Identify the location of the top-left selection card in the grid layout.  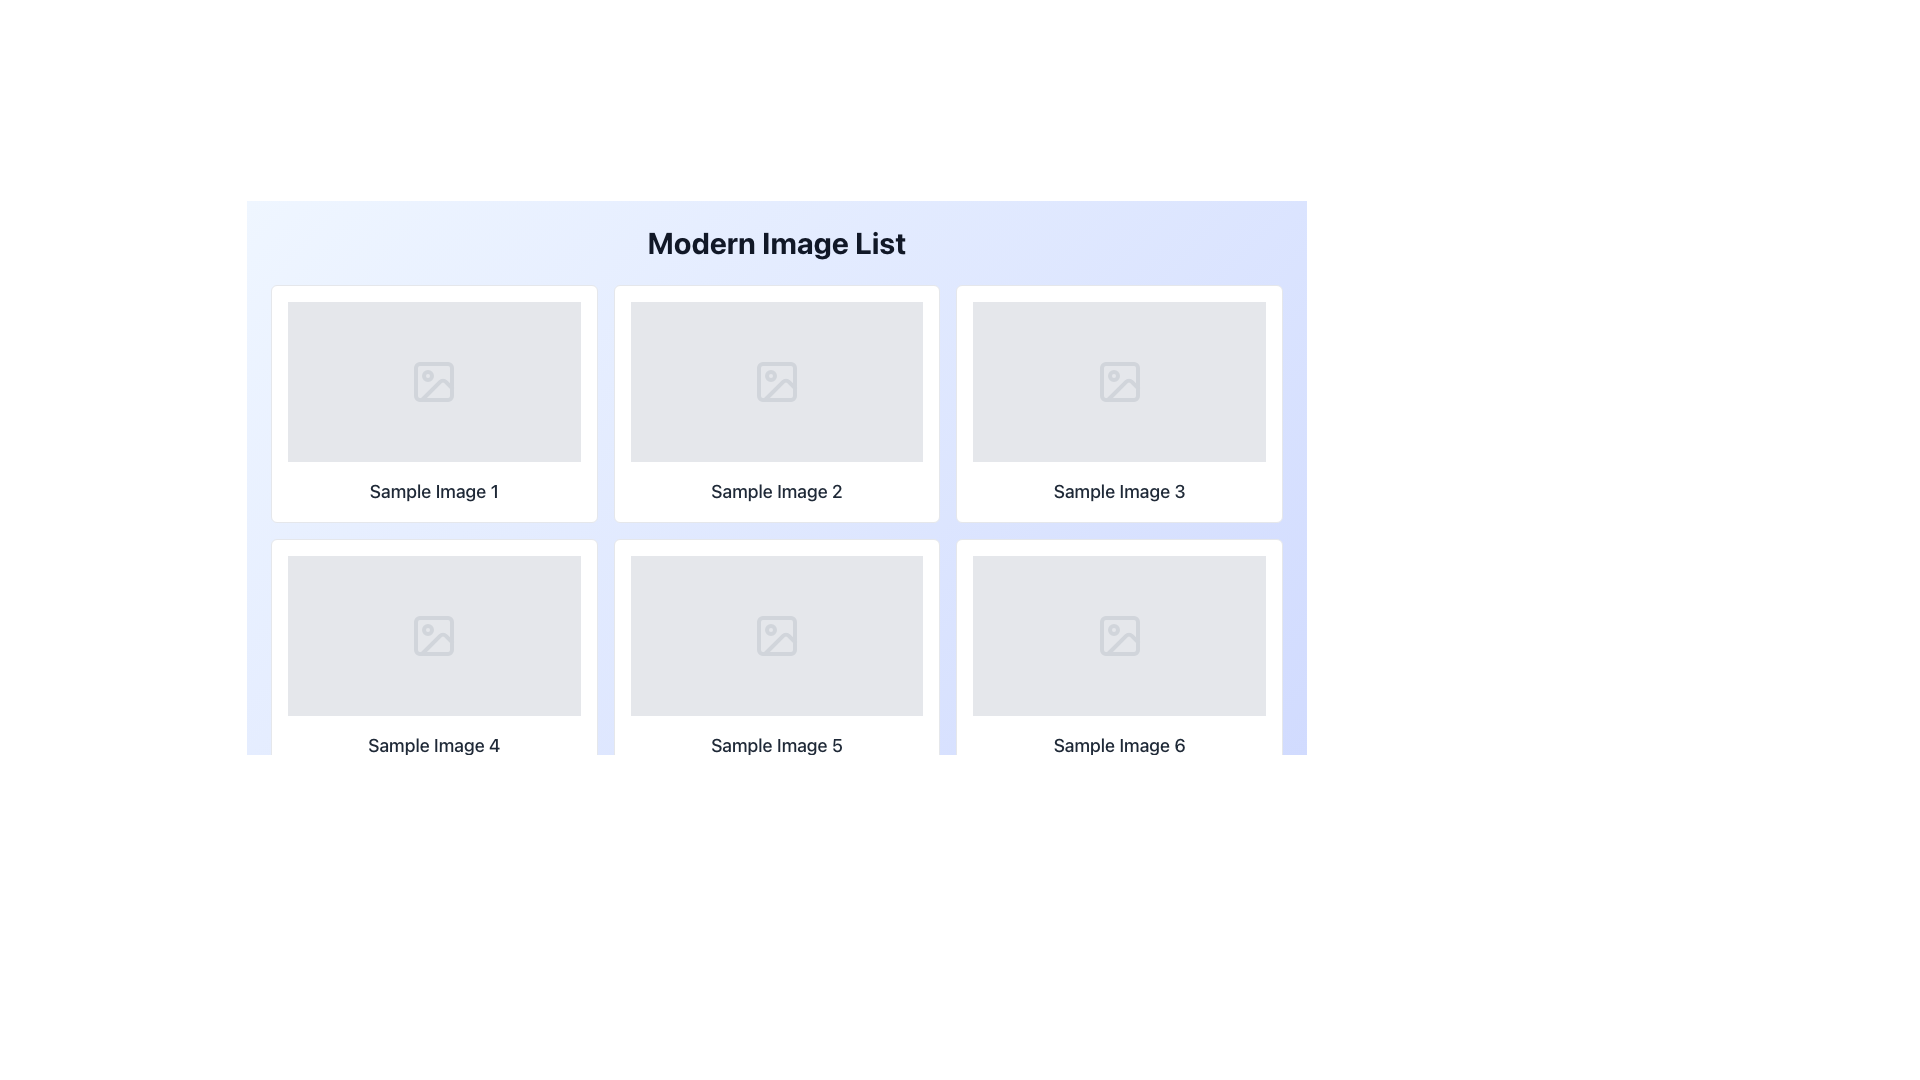
(432, 404).